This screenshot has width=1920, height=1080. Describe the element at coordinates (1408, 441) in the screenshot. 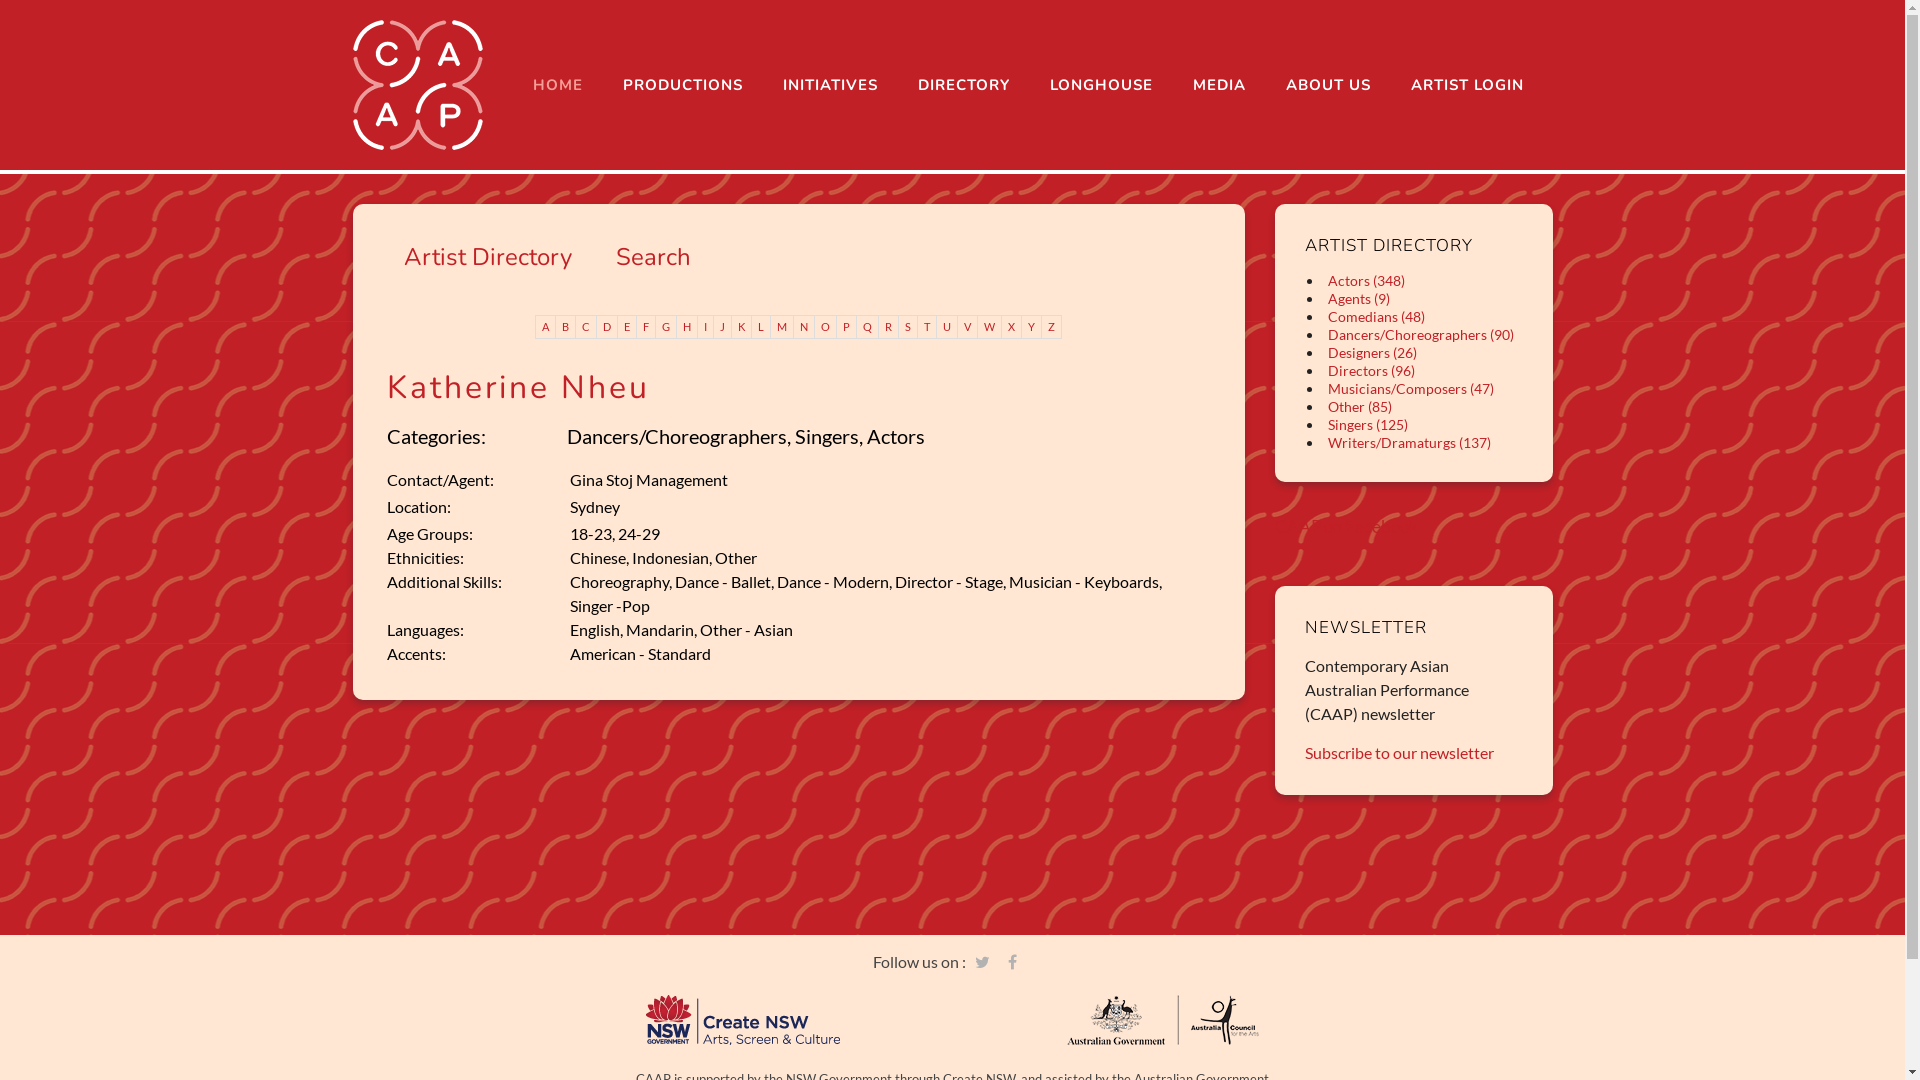

I see `'Writers/Dramaturgs (137)'` at that location.